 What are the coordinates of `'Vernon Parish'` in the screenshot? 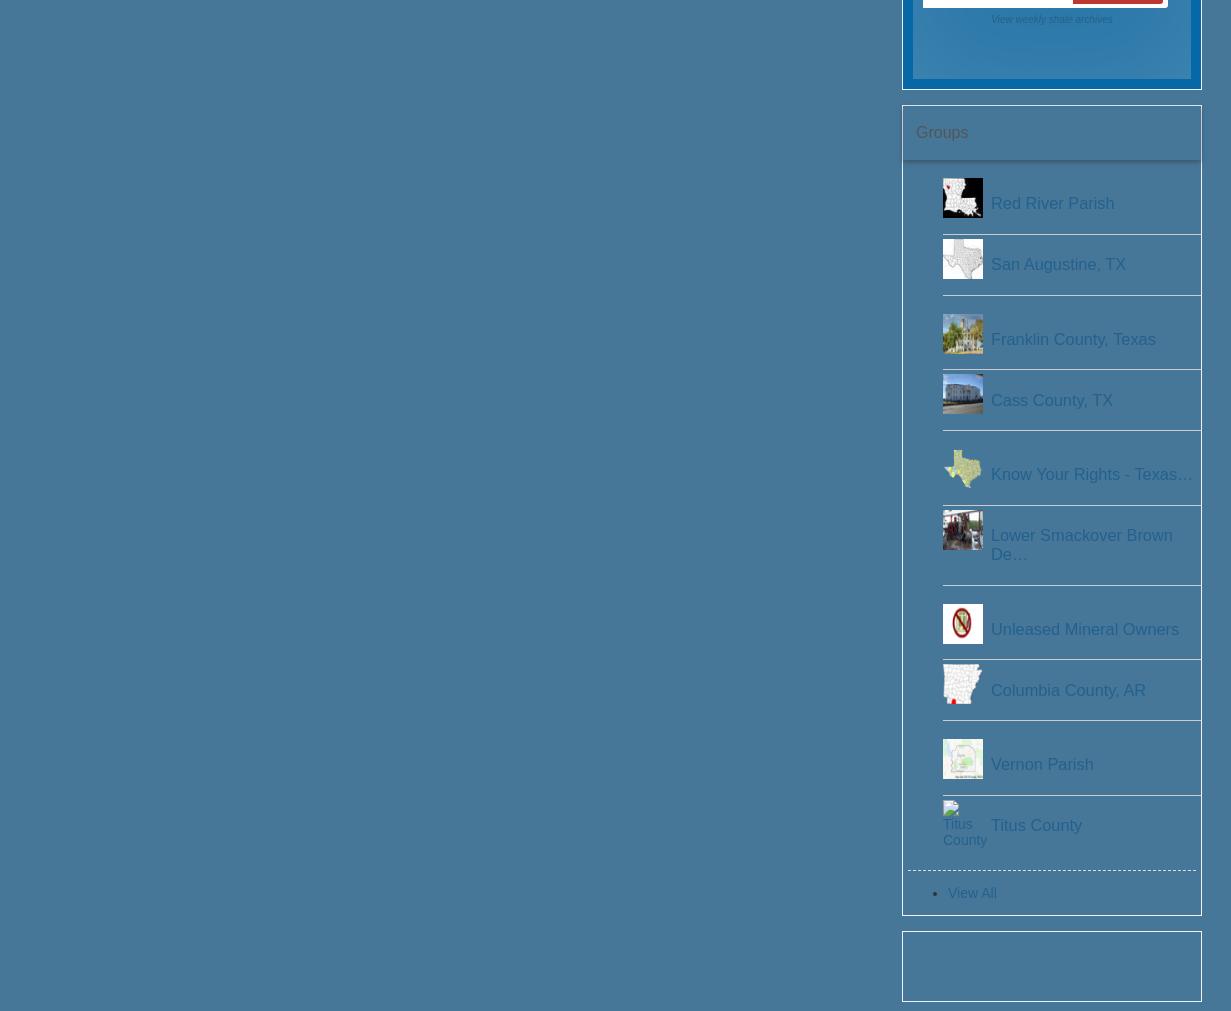 It's located at (1041, 763).